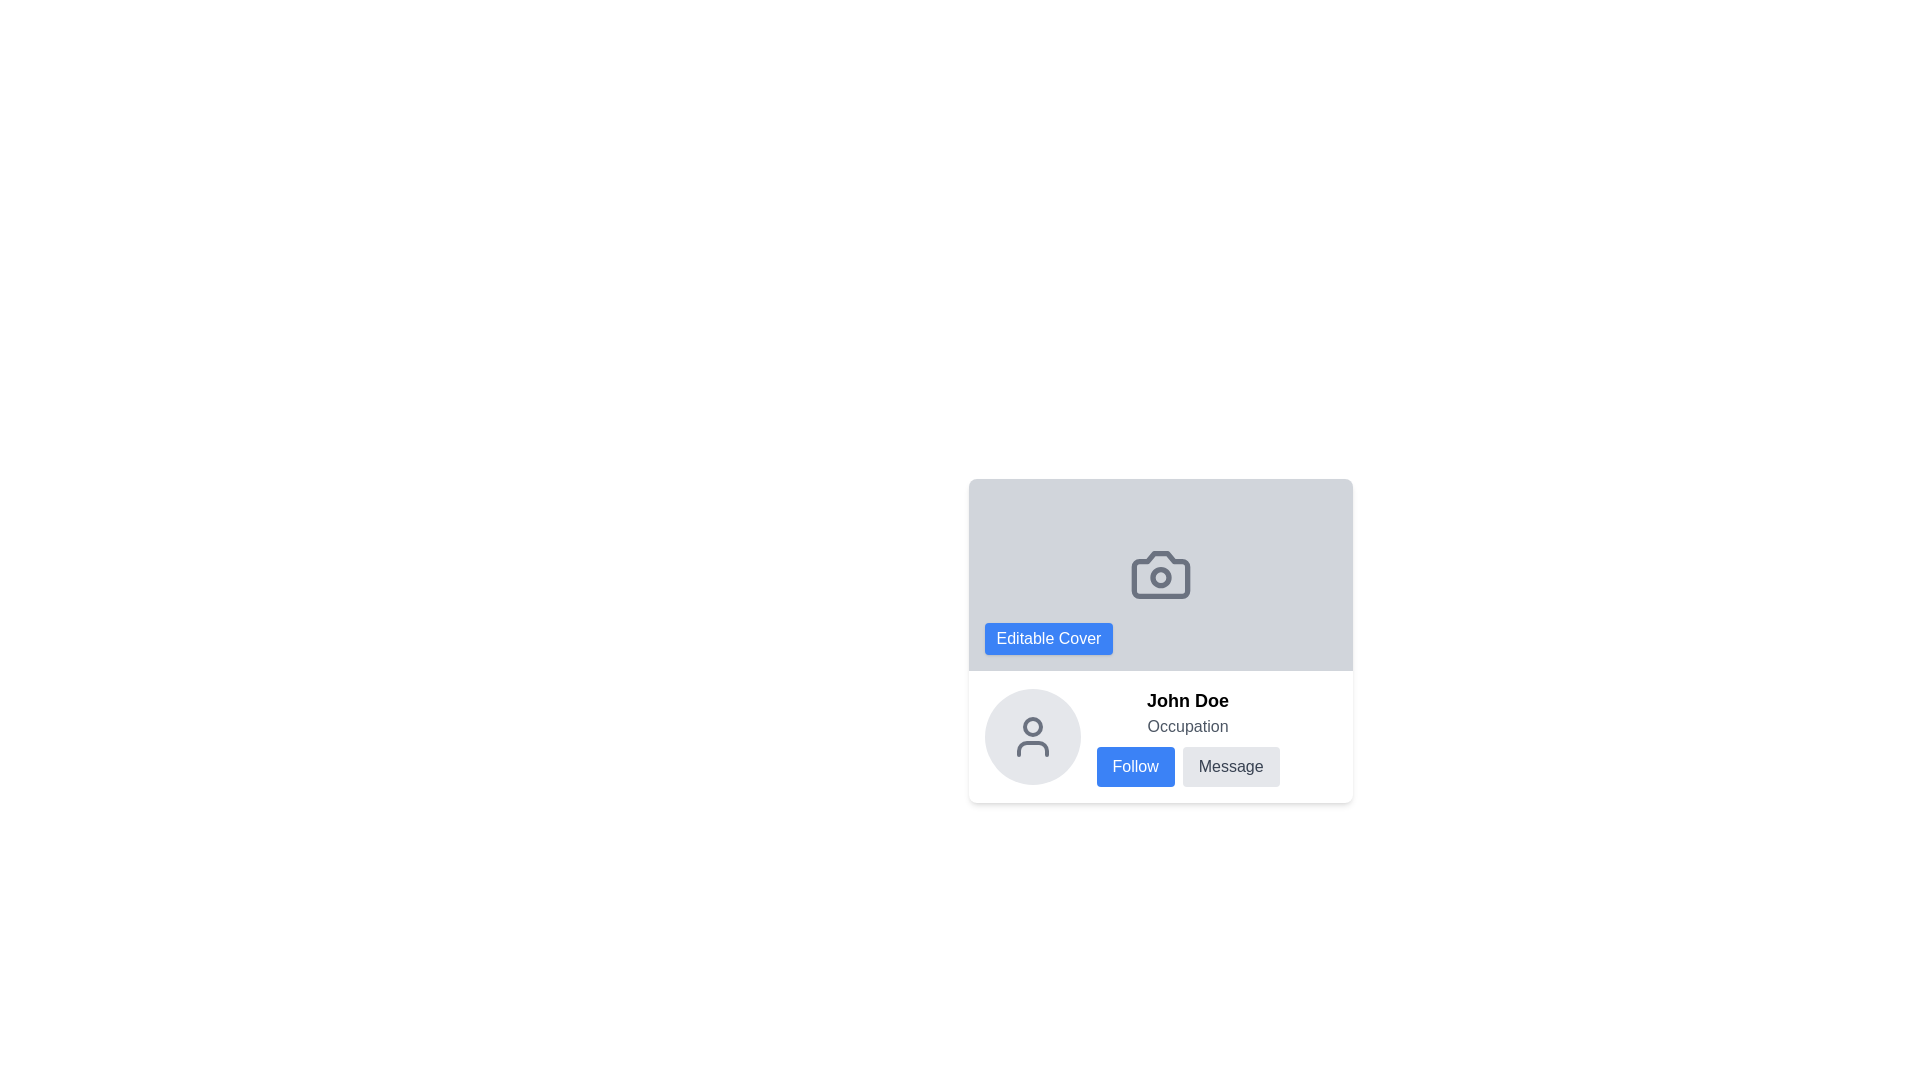 The width and height of the screenshot is (1920, 1080). I want to click on the 'Message' button, which is the second button in a horizontal group of two buttons, to change its background color, so click(1230, 766).